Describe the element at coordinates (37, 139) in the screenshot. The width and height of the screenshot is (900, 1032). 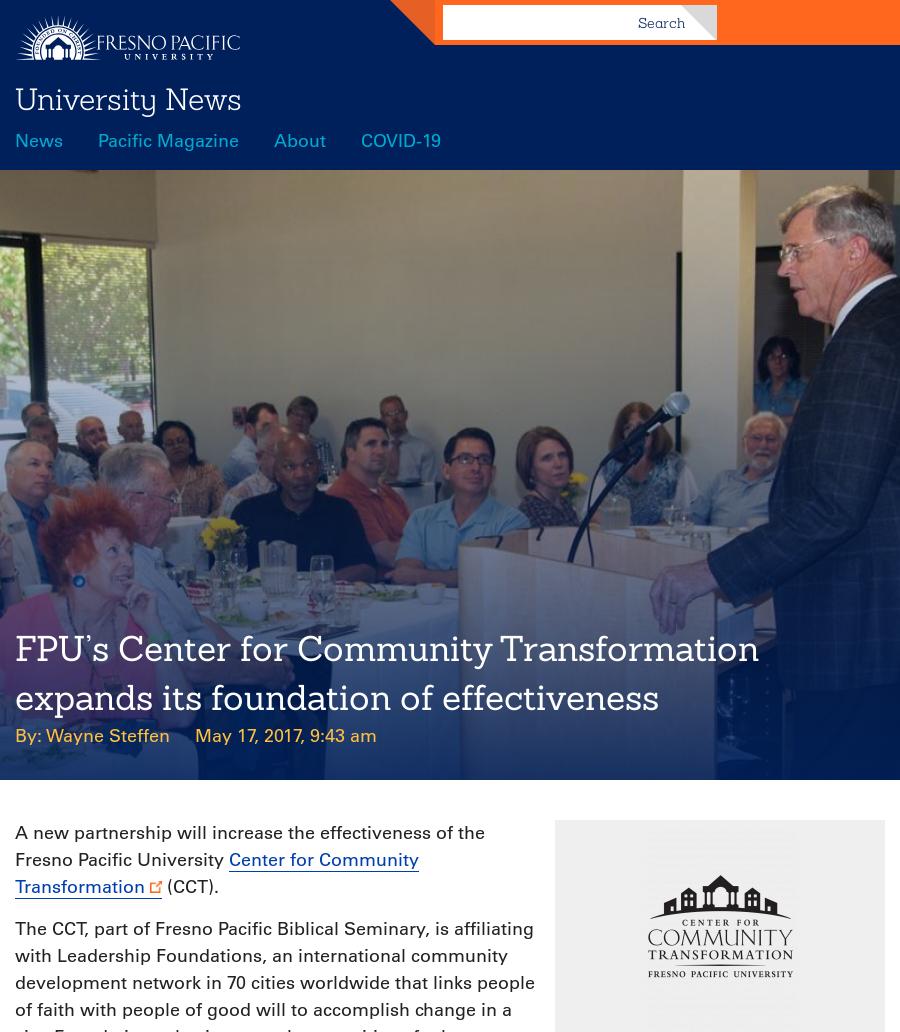
I see `'News'` at that location.